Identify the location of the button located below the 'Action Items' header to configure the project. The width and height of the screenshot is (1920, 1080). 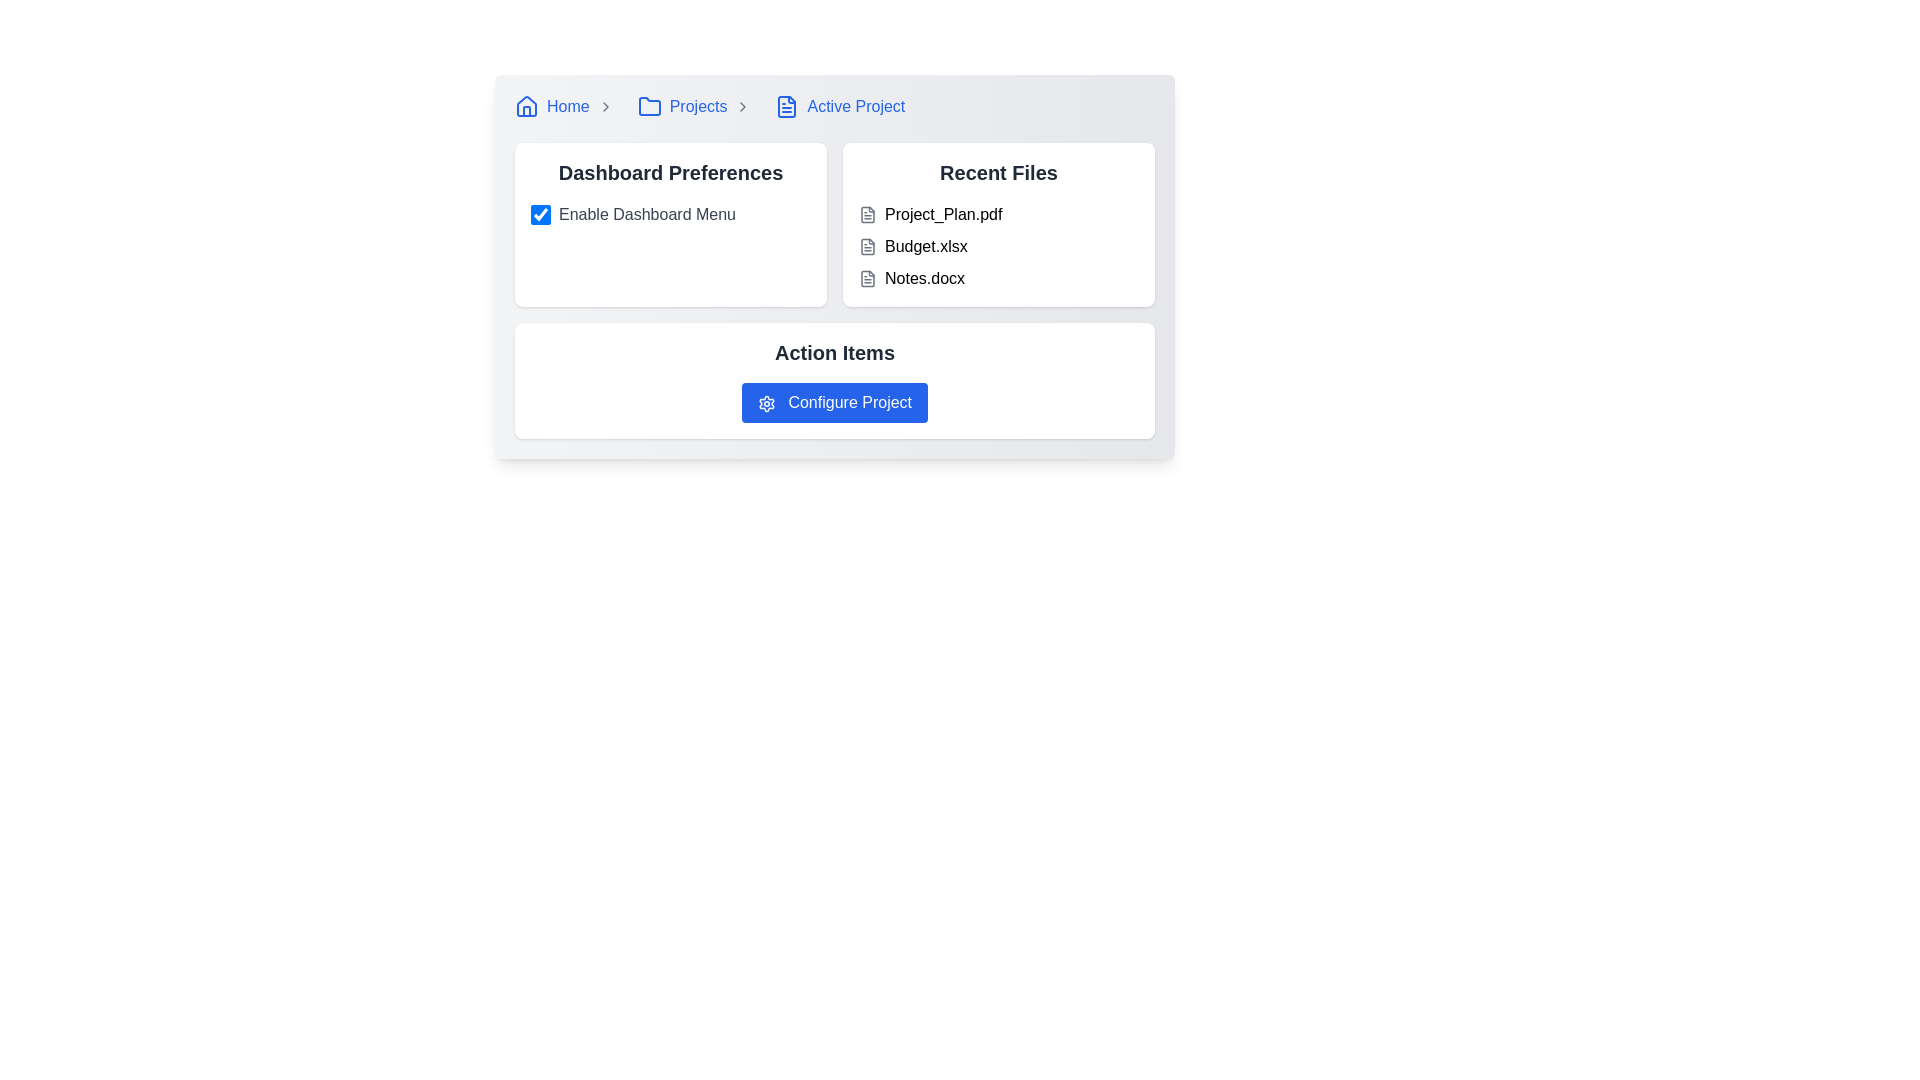
(835, 402).